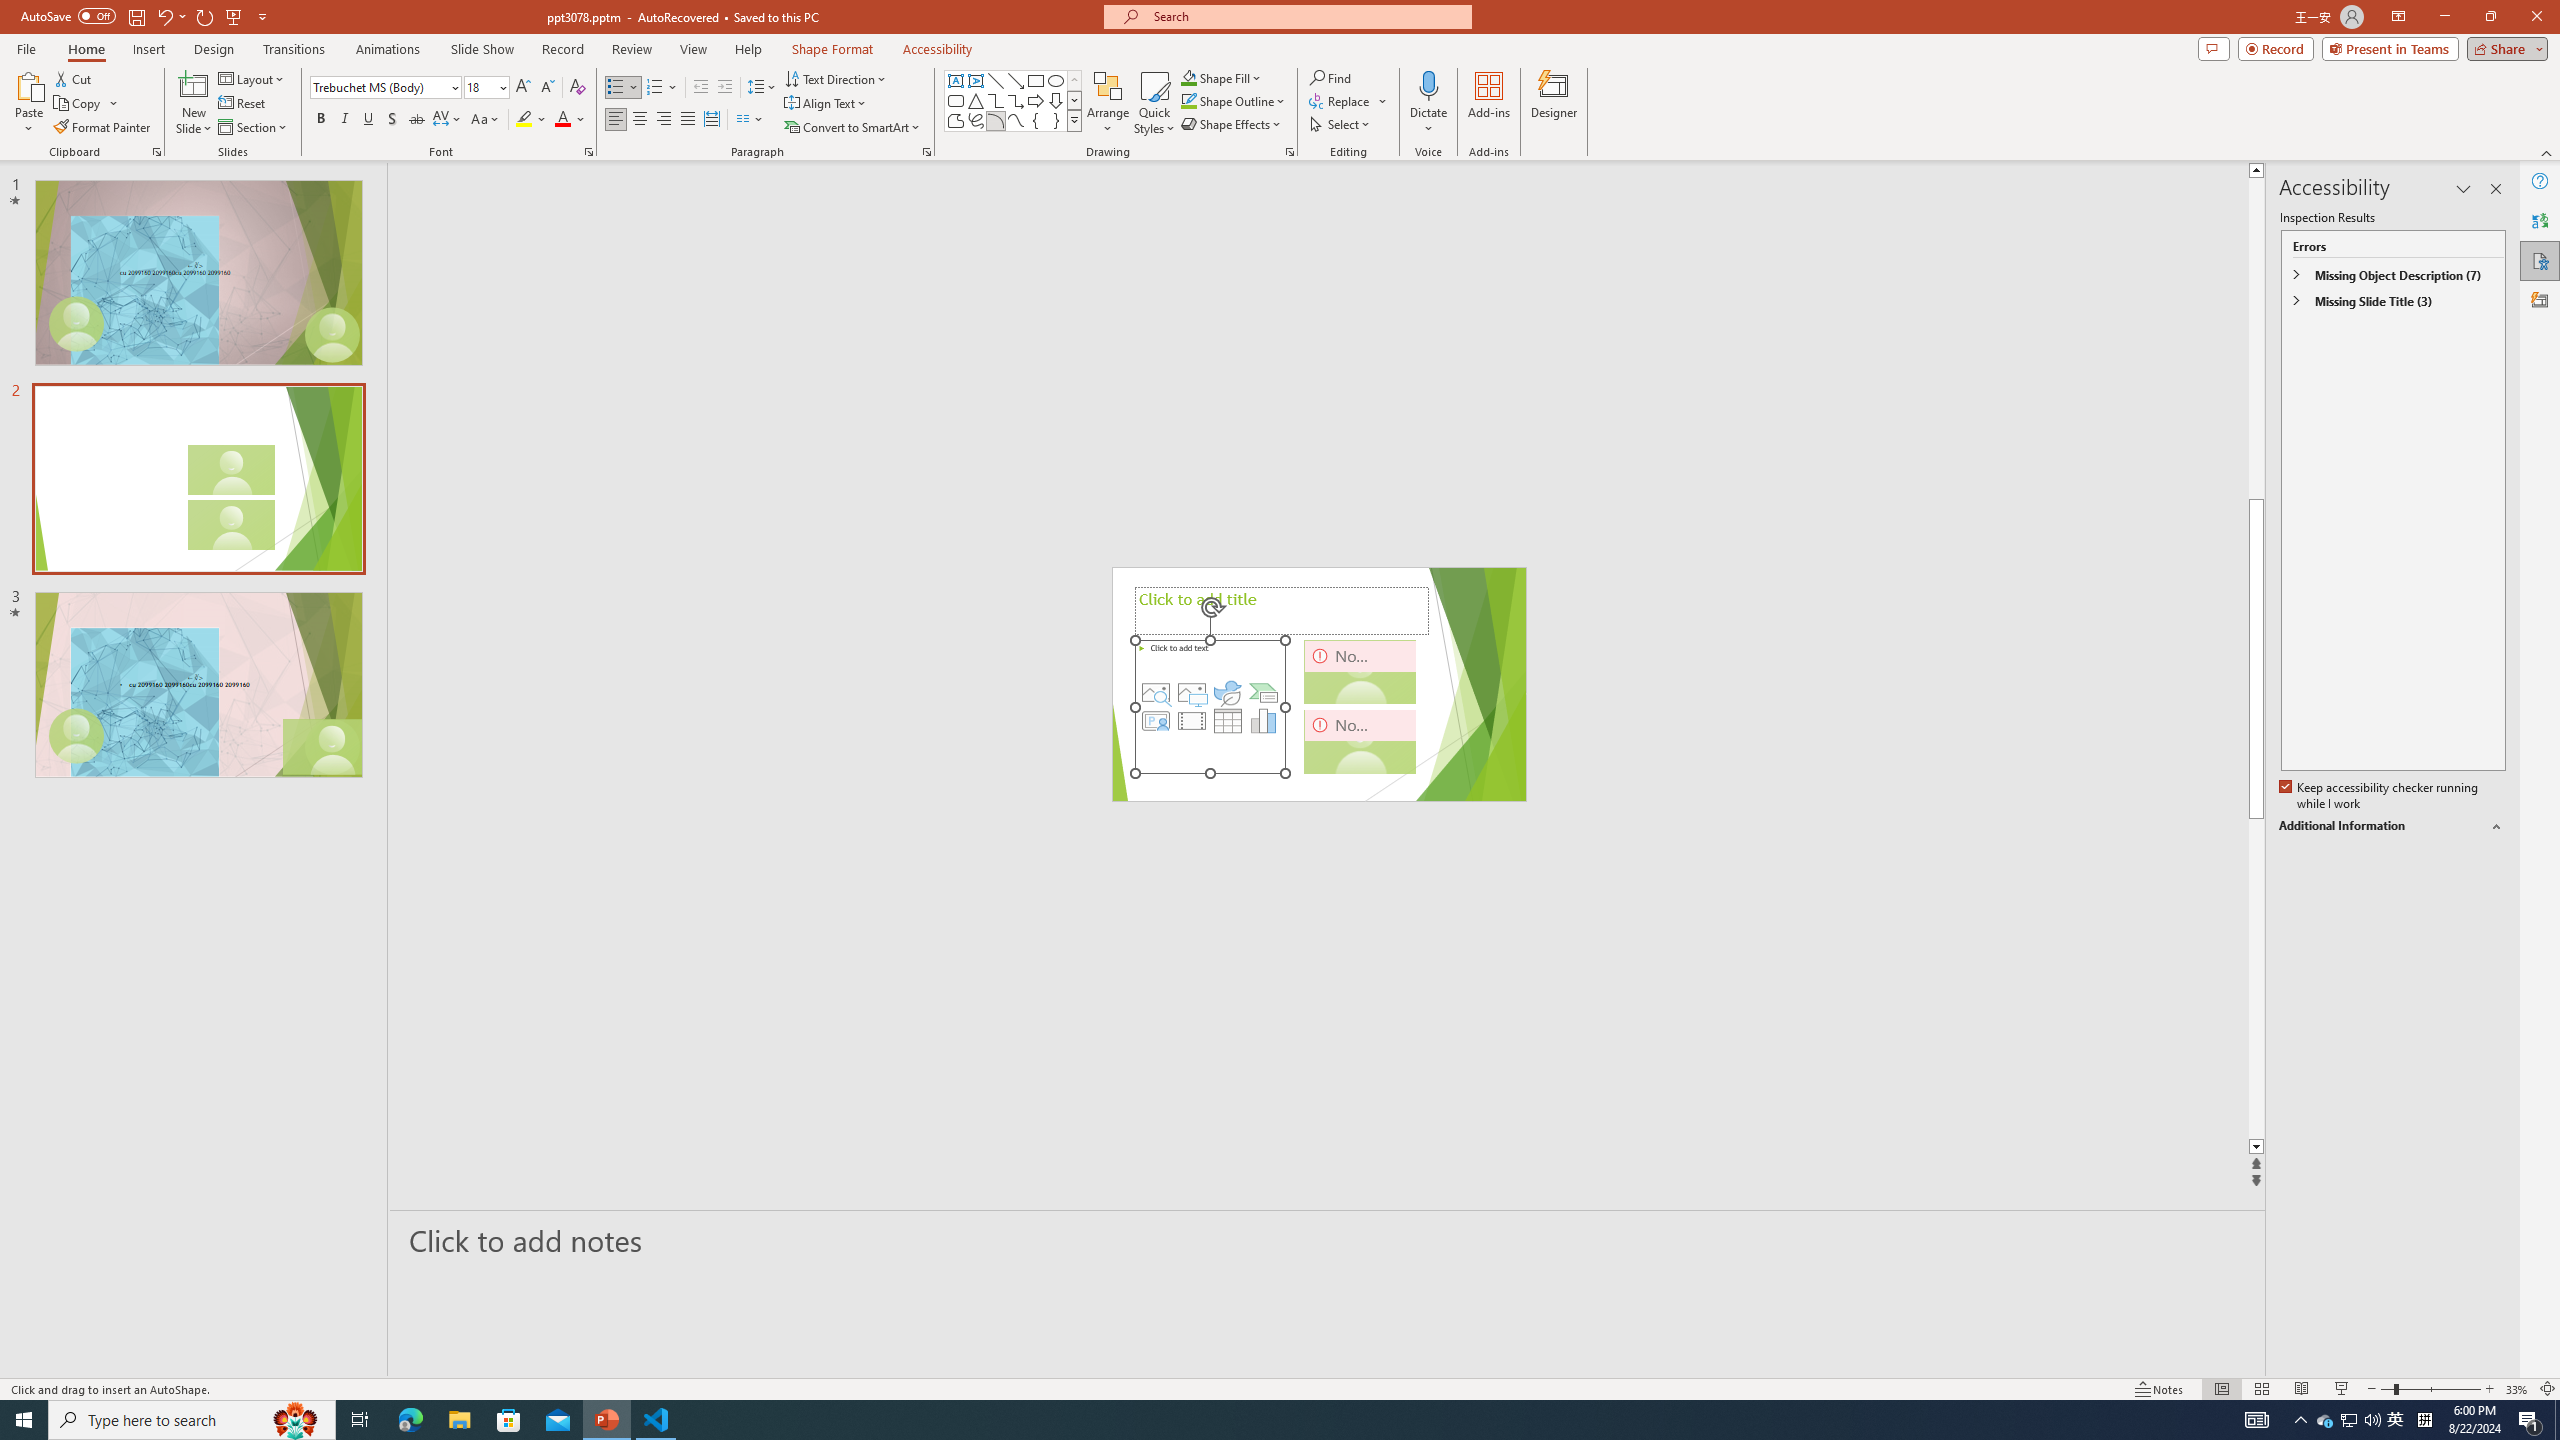 The height and width of the screenshot is (1440, 2560). Describe the element at coordinates (1210, 706) in the screenshot. I see `'Content Placeholder'` at that location.